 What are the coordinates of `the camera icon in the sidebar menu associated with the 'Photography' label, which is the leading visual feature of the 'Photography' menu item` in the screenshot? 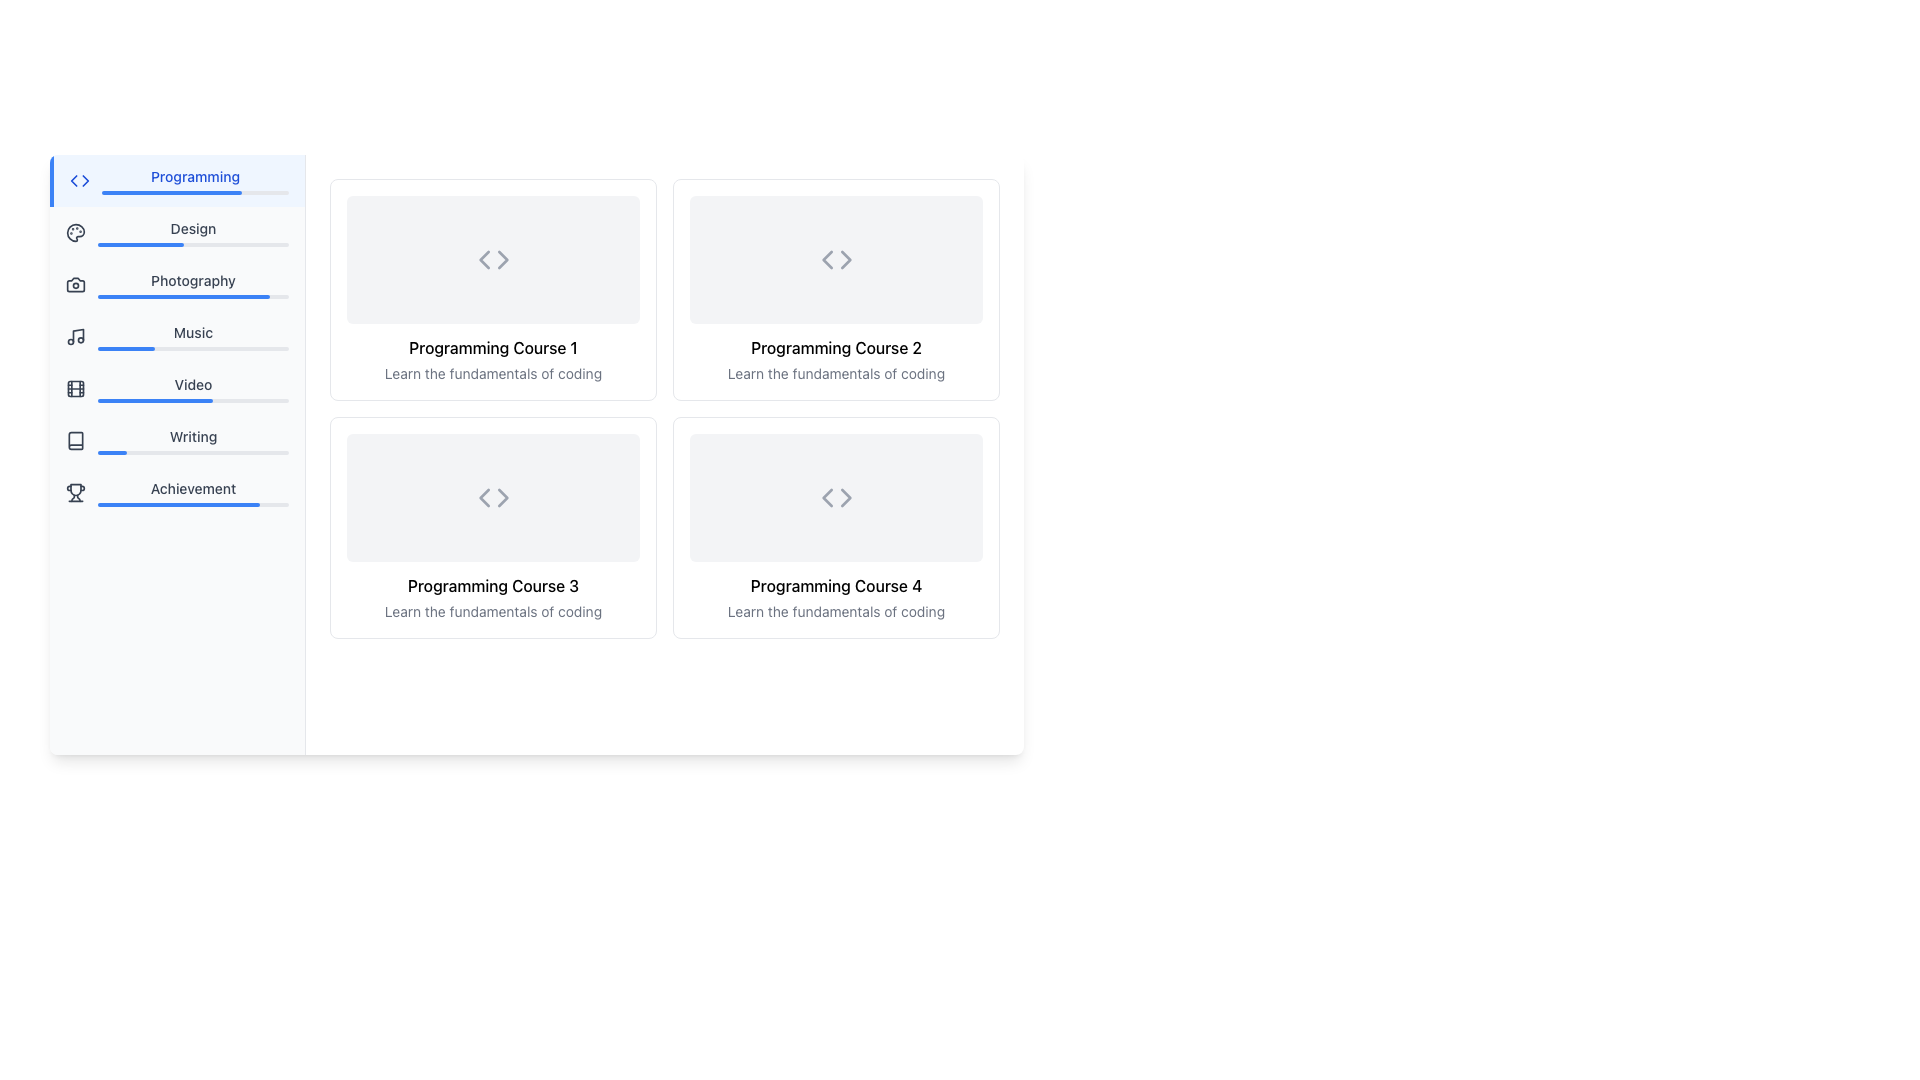 It's located at (76, 285).